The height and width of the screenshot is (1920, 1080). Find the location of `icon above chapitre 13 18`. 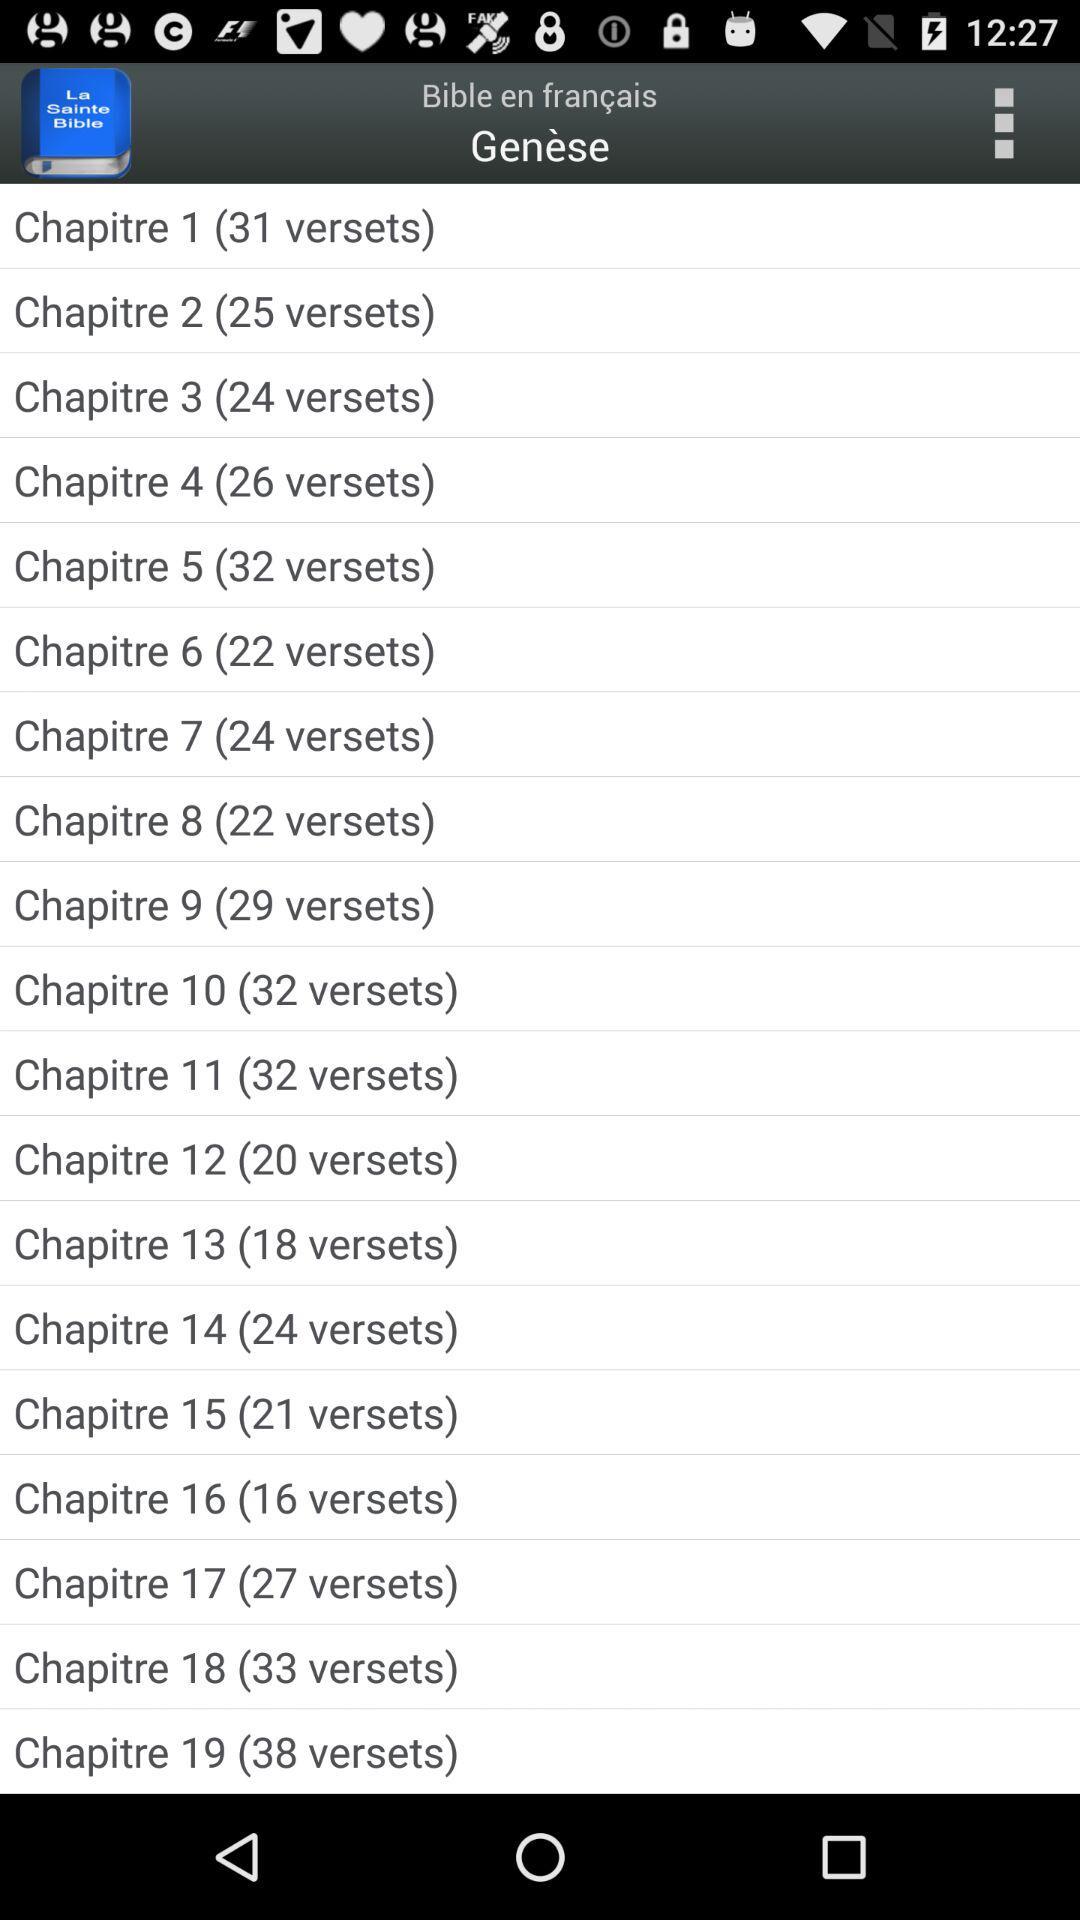

icon above chapitre 13 18 is located at coordinates (540, 1157).